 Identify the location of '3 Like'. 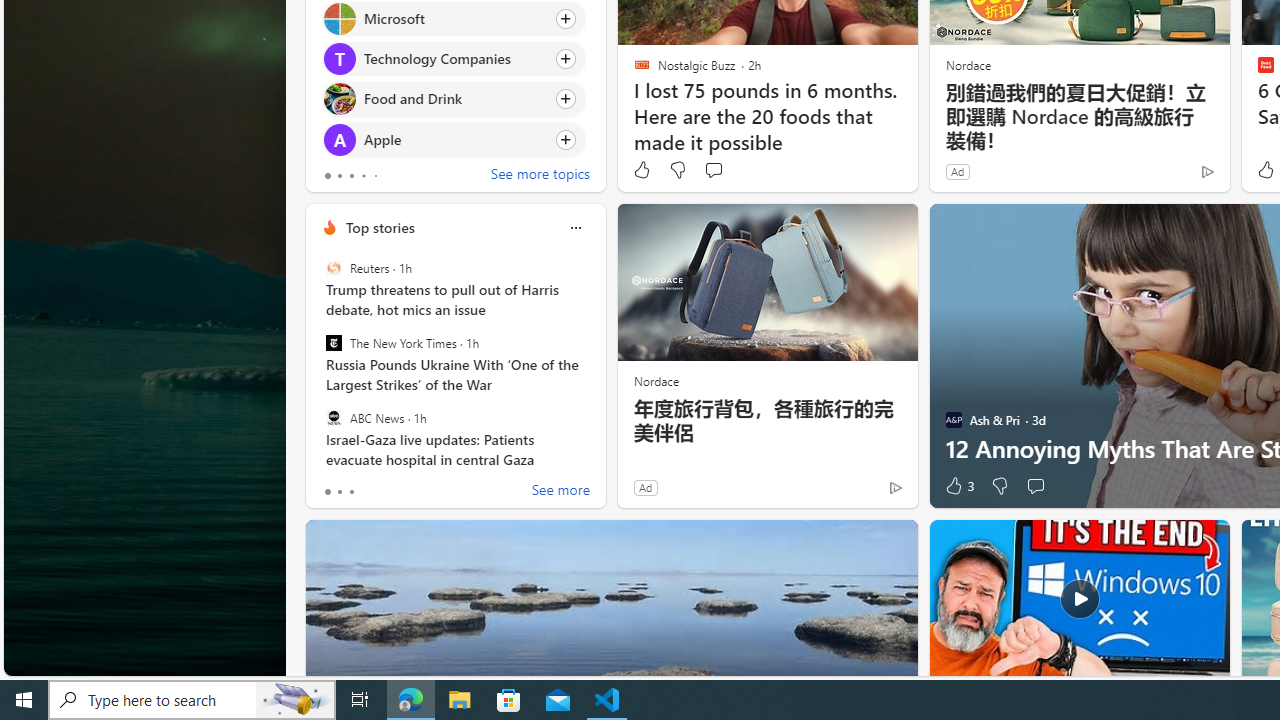
(957, 486).